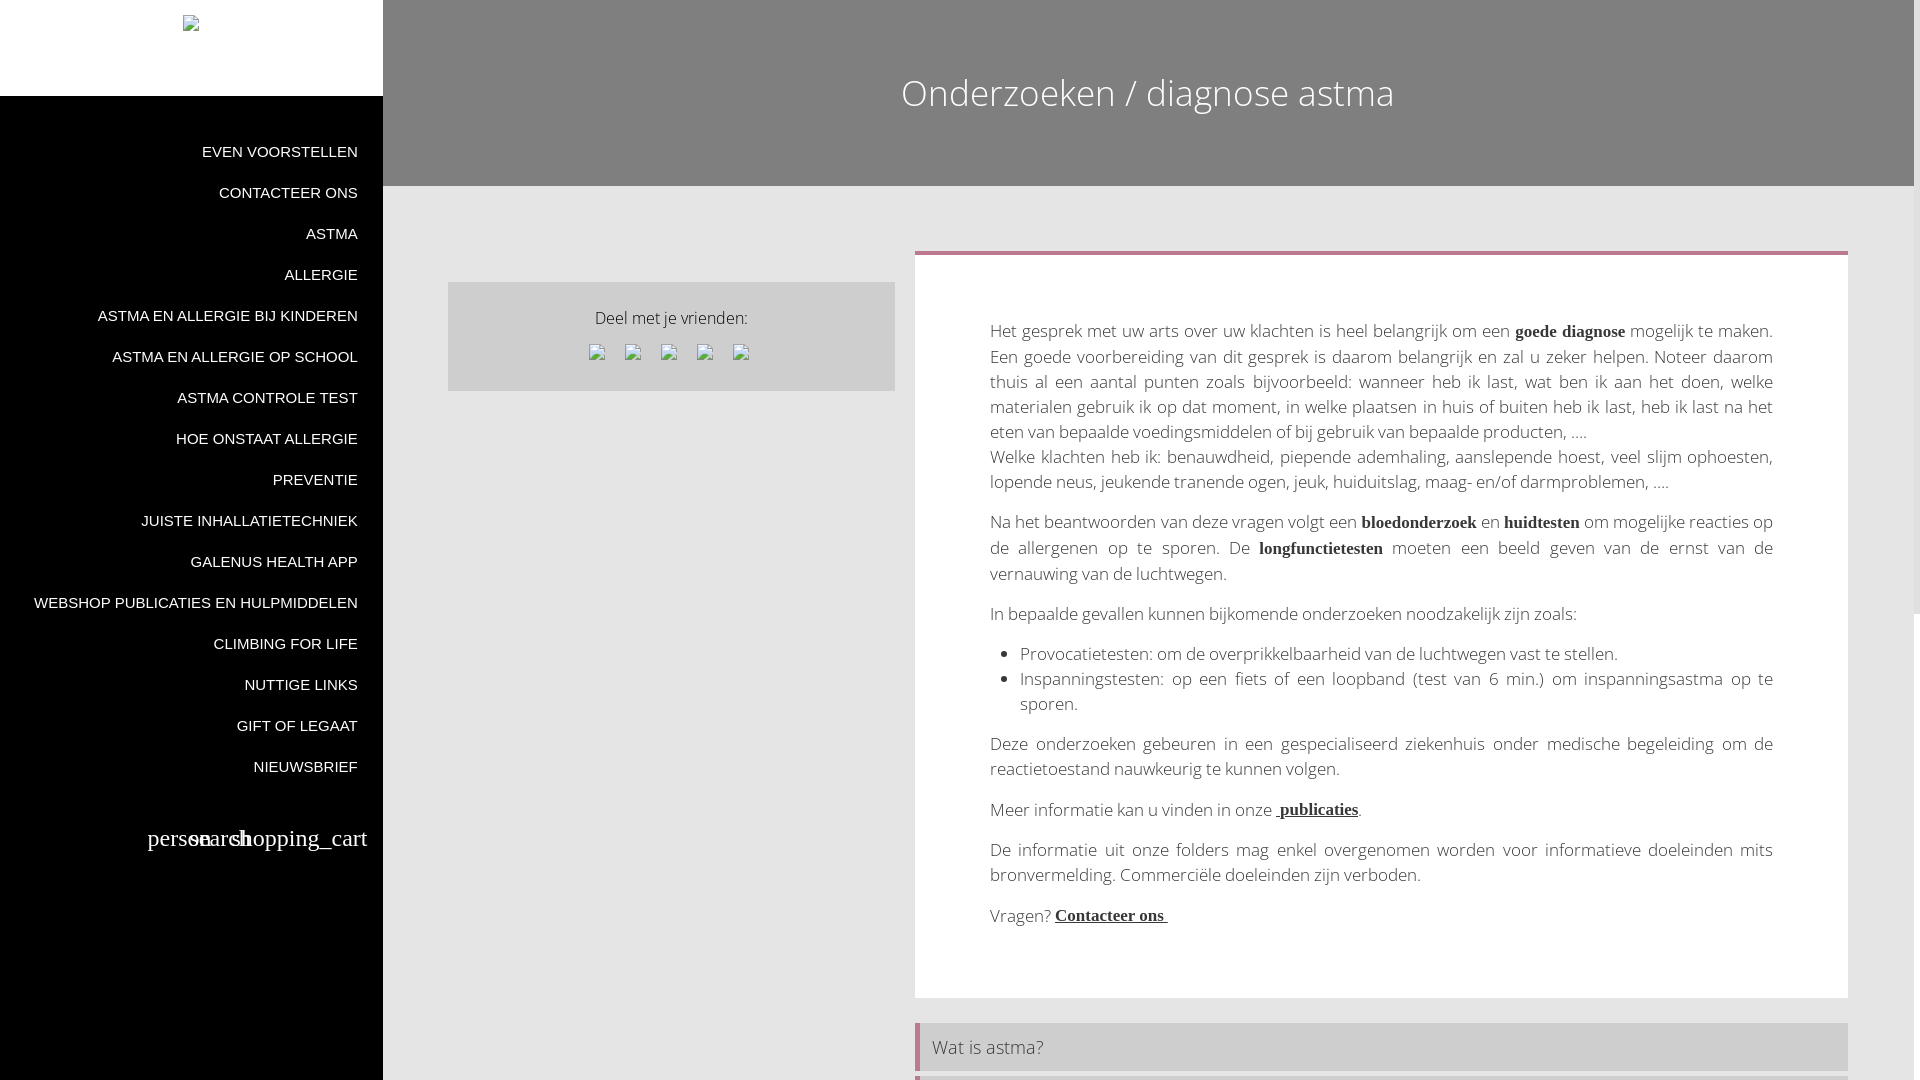 The image size is (1920, 1080). Describe the element at coordinates (1316, 808) in the screenshot. I see `' publicaties'` at that location.